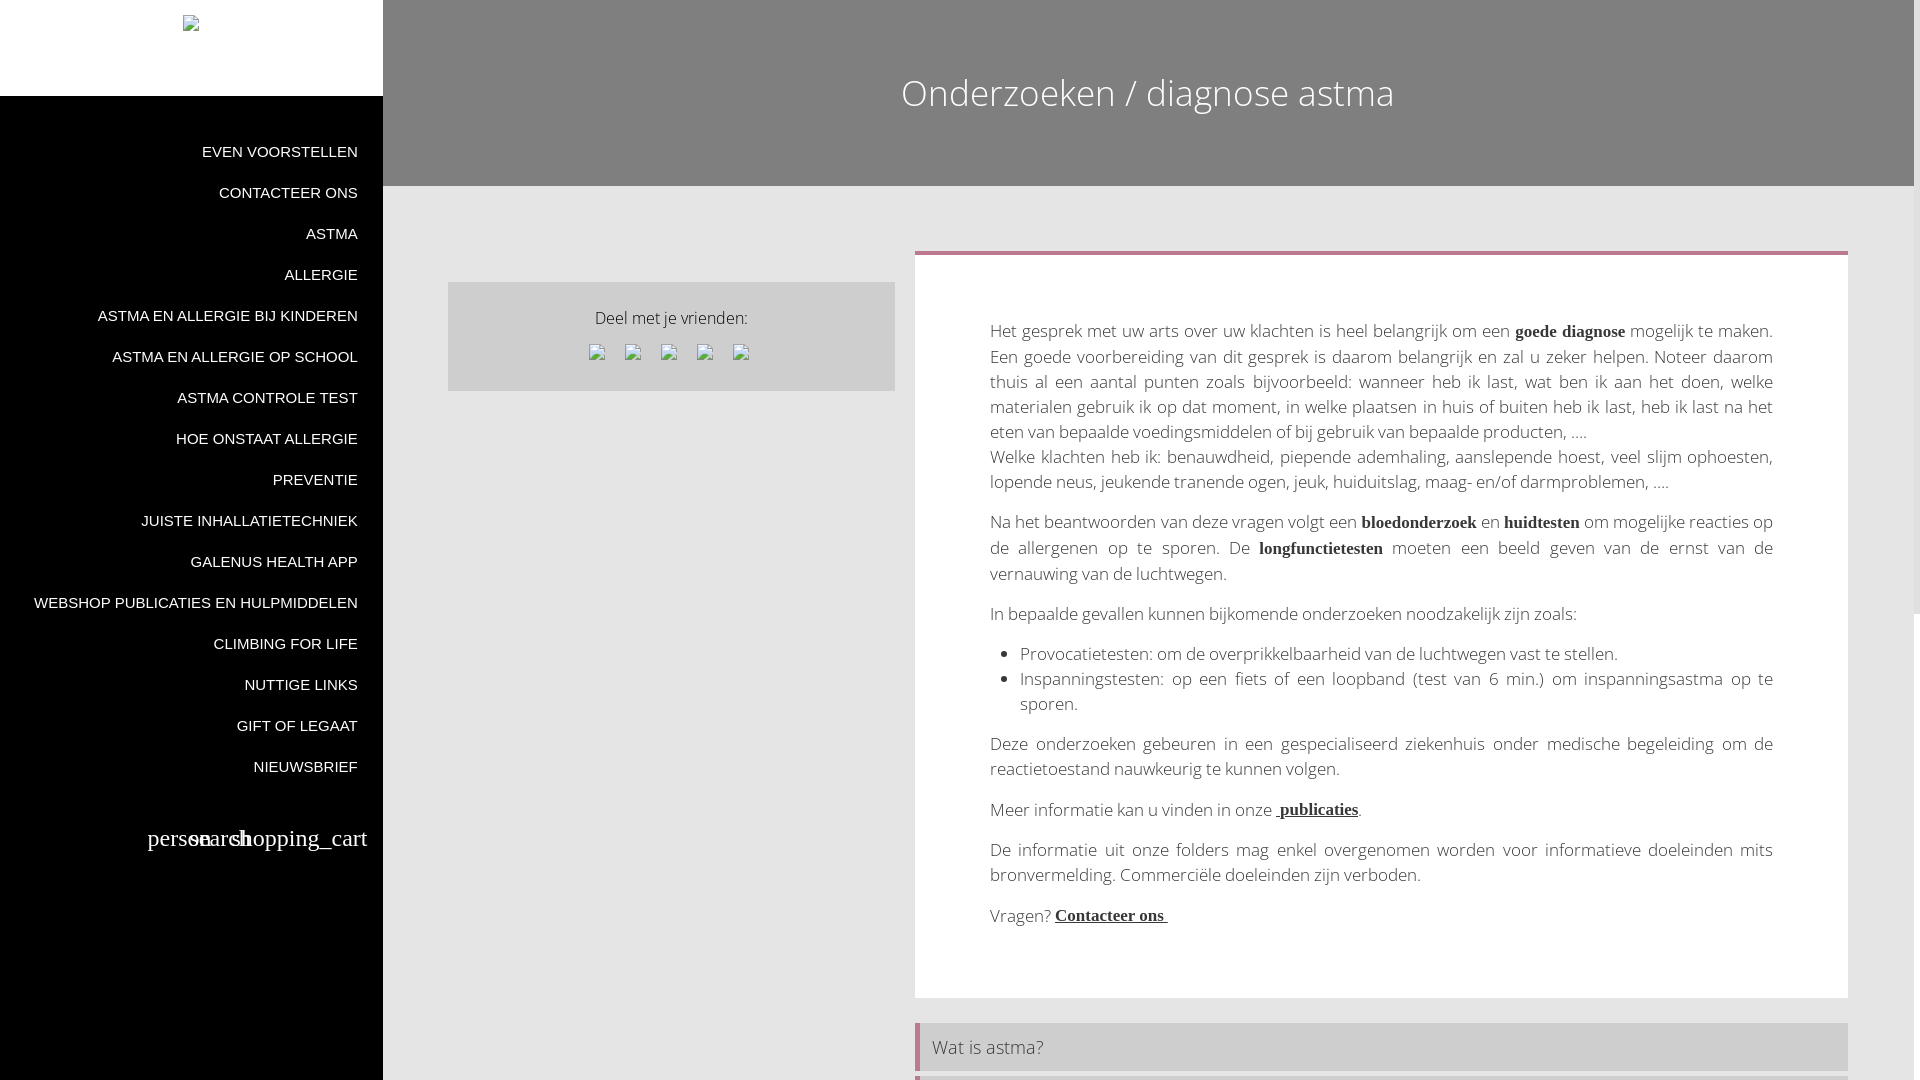 The image size is (1920, 1080). Describe the element at coordinates (1316, 808) in the screenshot. I see `' publicaties'` at that location.